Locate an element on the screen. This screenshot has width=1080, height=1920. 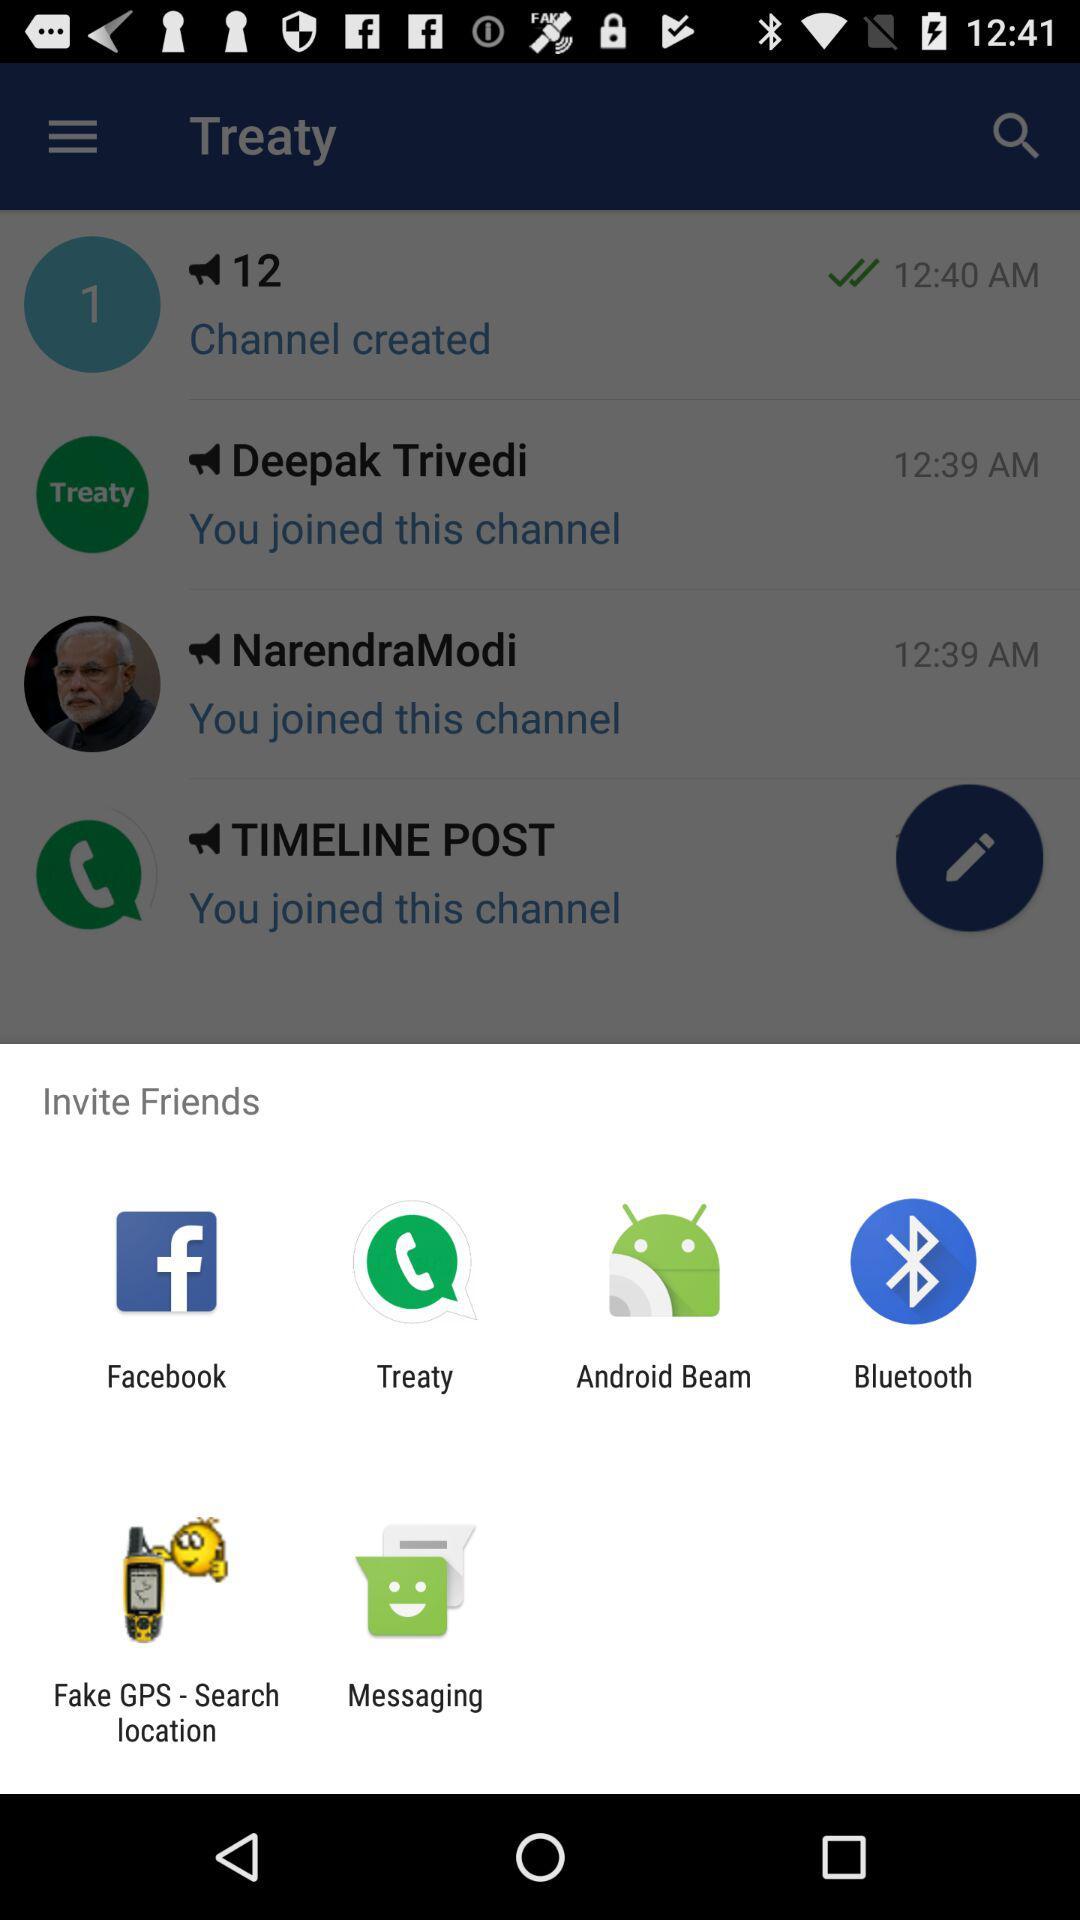
messaging item is located at coordinates (414, 1711).